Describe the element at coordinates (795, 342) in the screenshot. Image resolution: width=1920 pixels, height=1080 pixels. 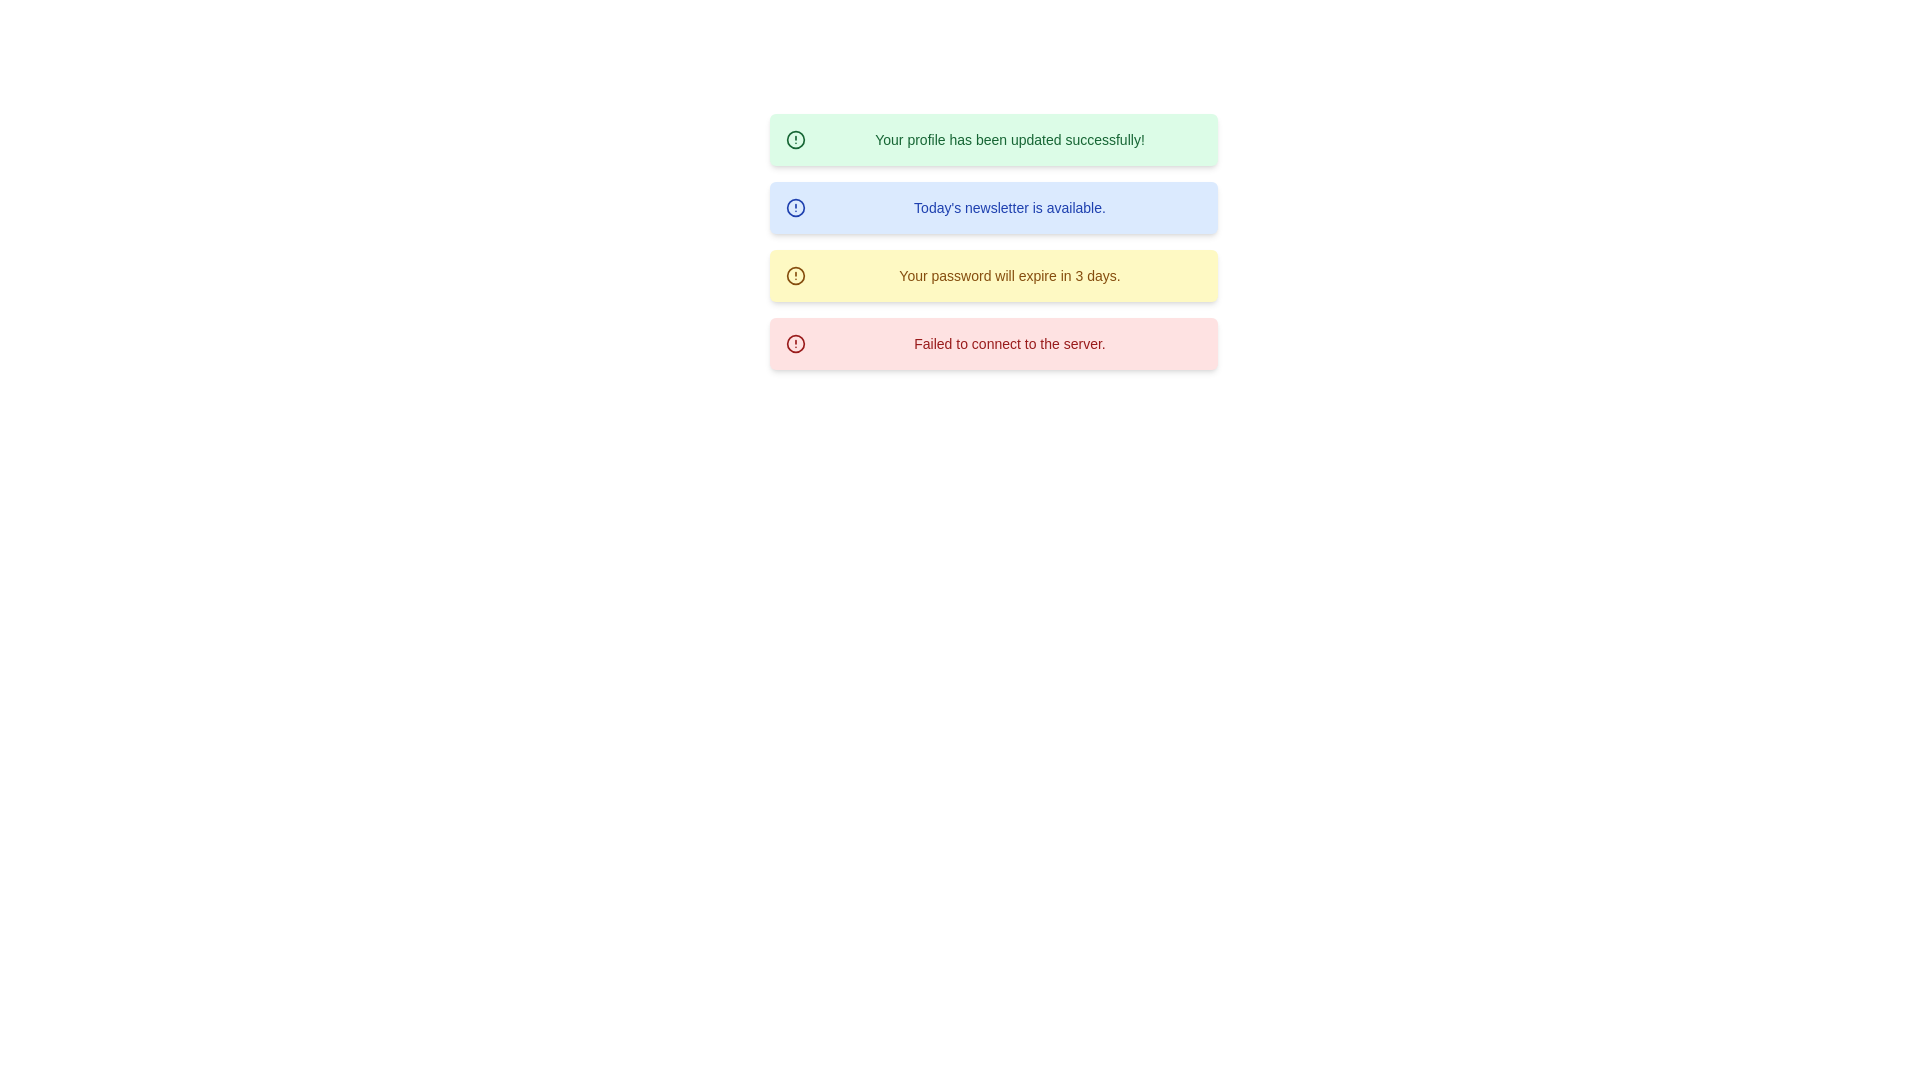
I see `the circular graphical icon component representing a critical error or warning in the lowest red message block of notifications` at that location.